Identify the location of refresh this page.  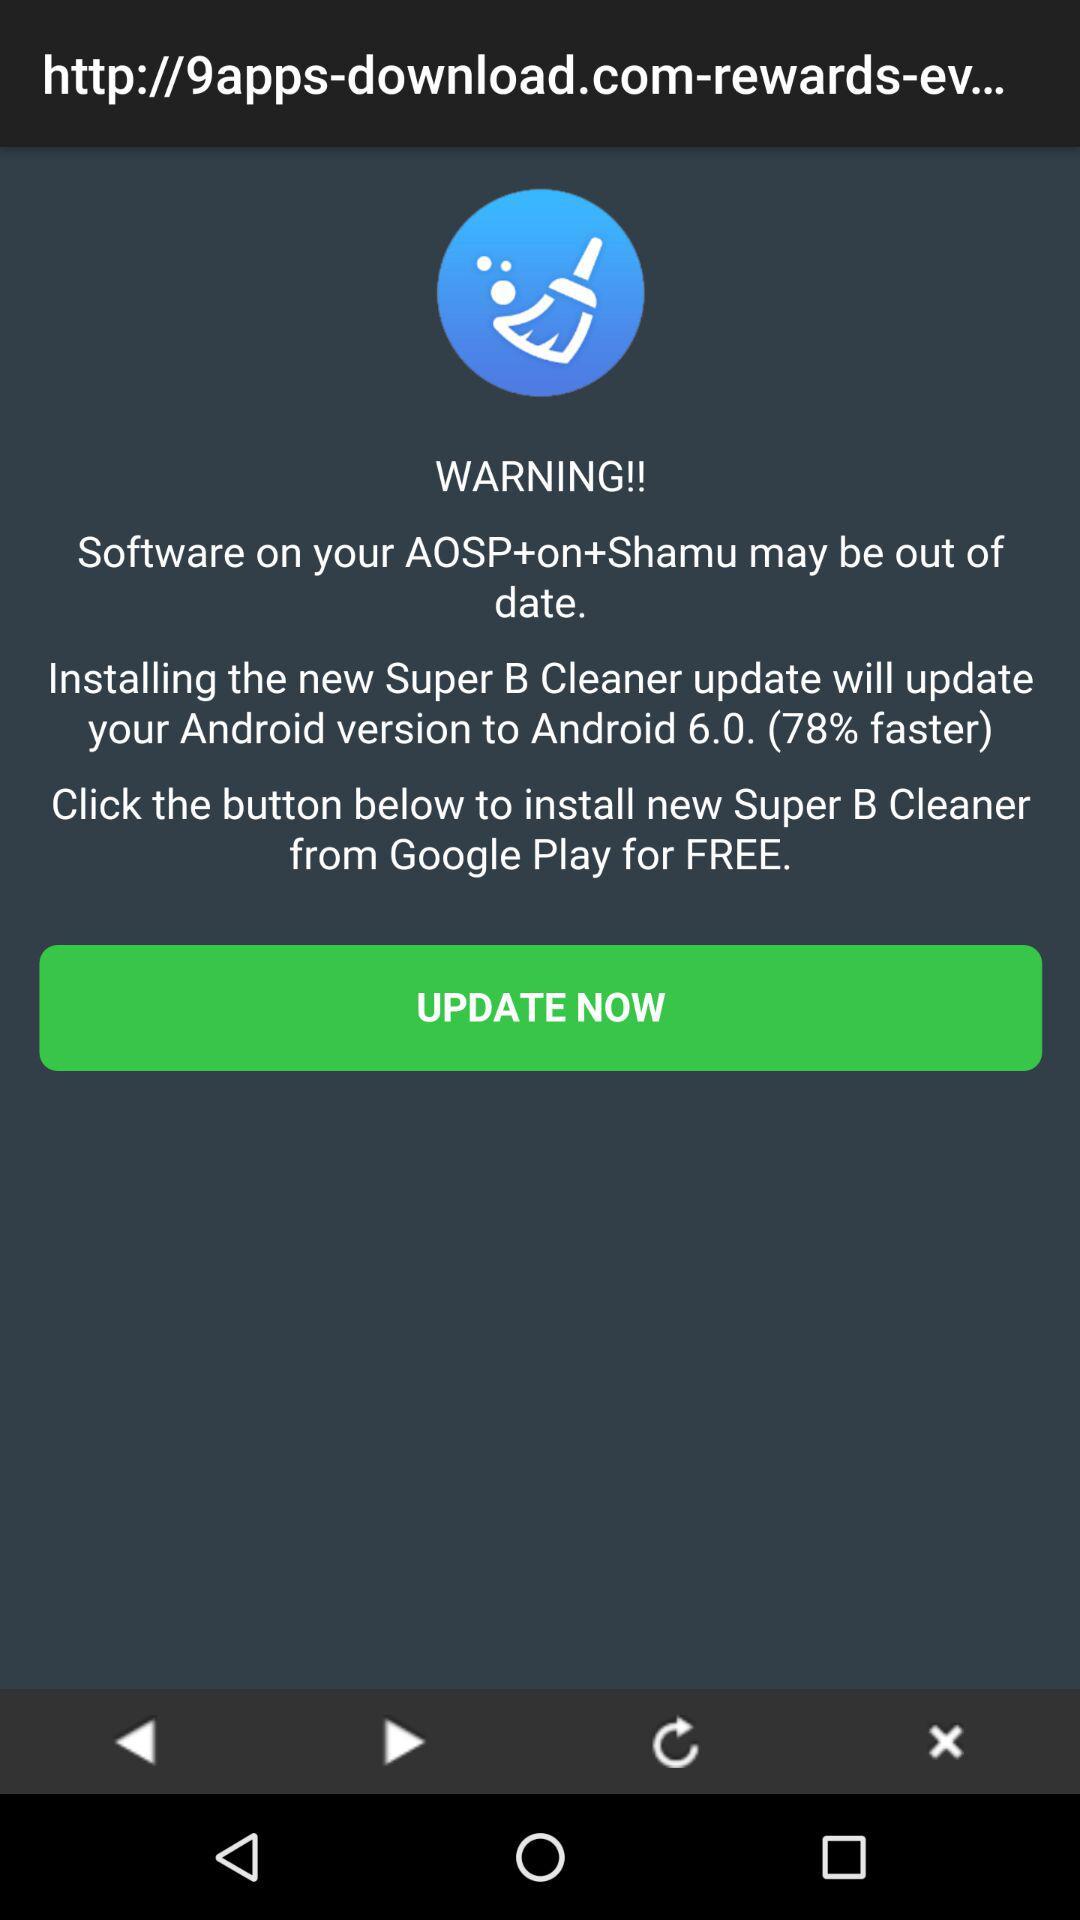
(675, 1740).